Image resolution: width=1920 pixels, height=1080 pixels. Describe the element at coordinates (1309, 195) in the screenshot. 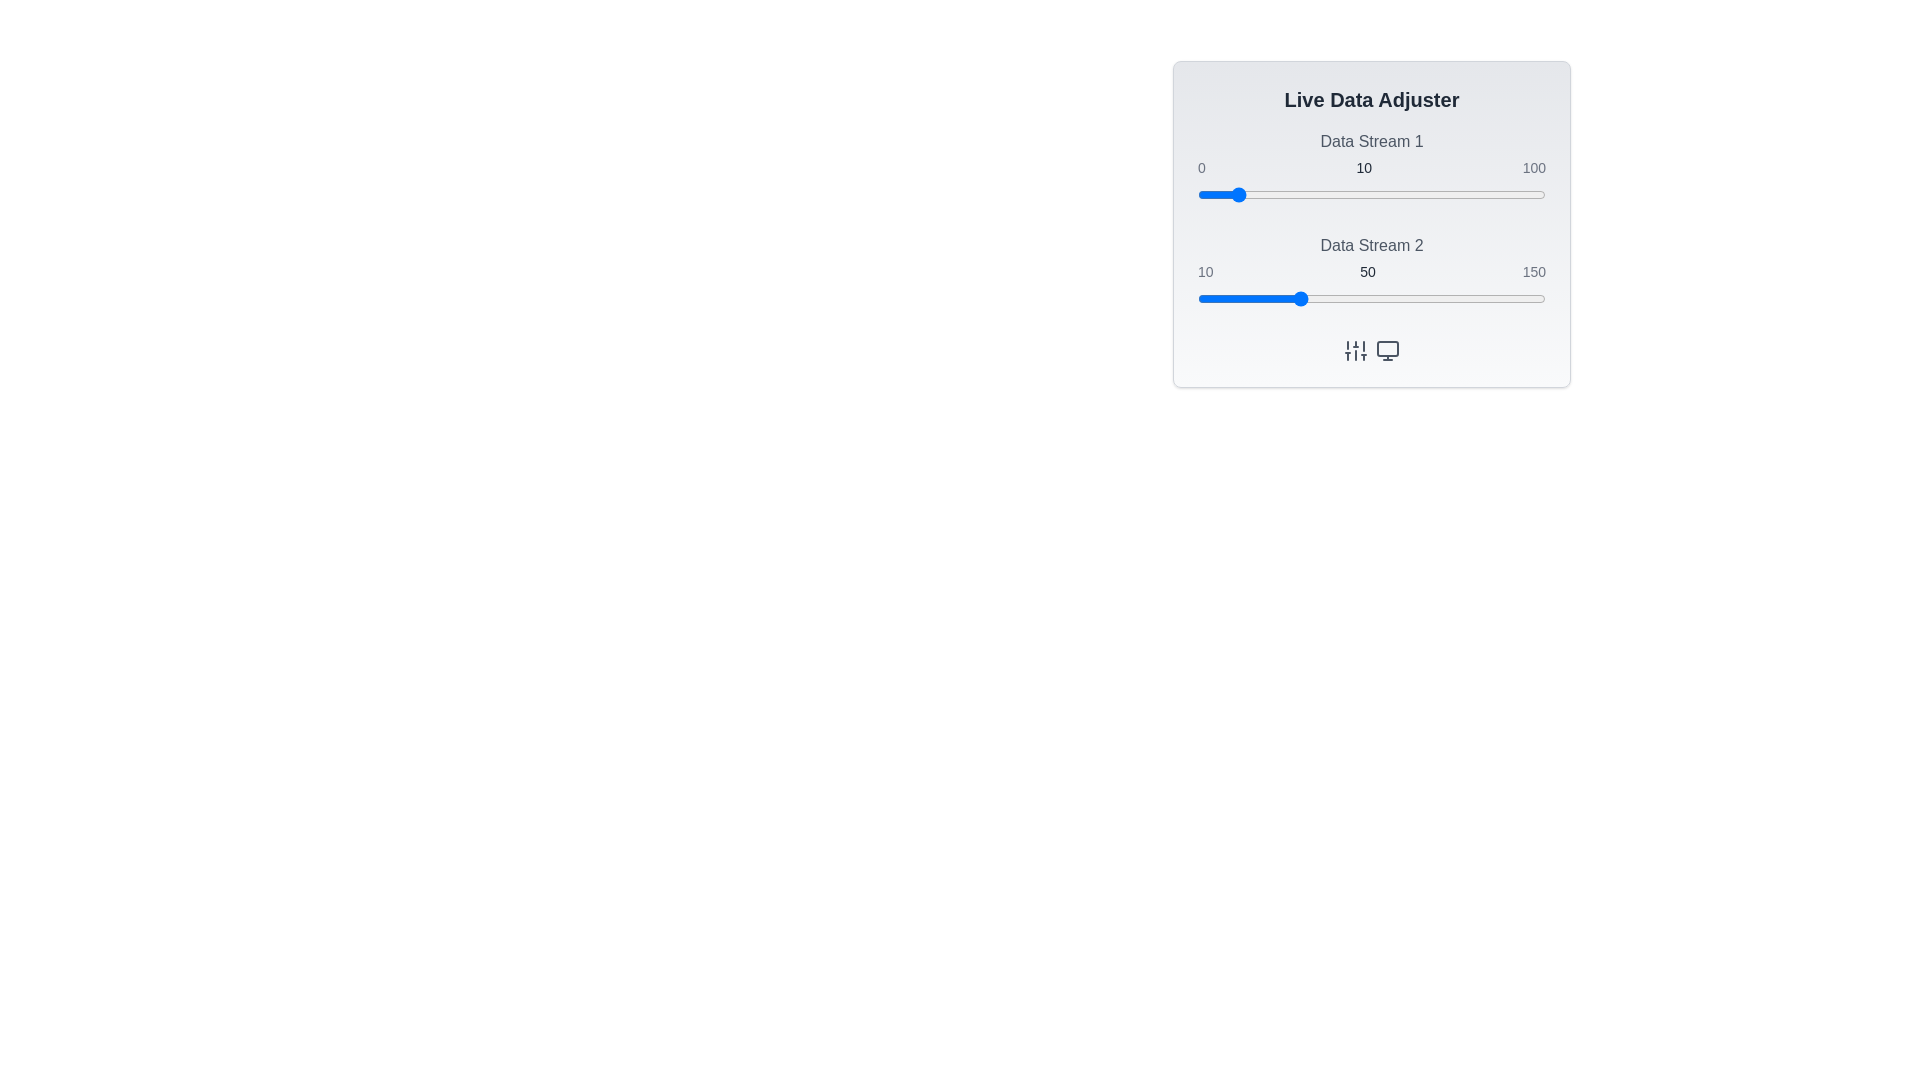

I see `the slider` at that location.